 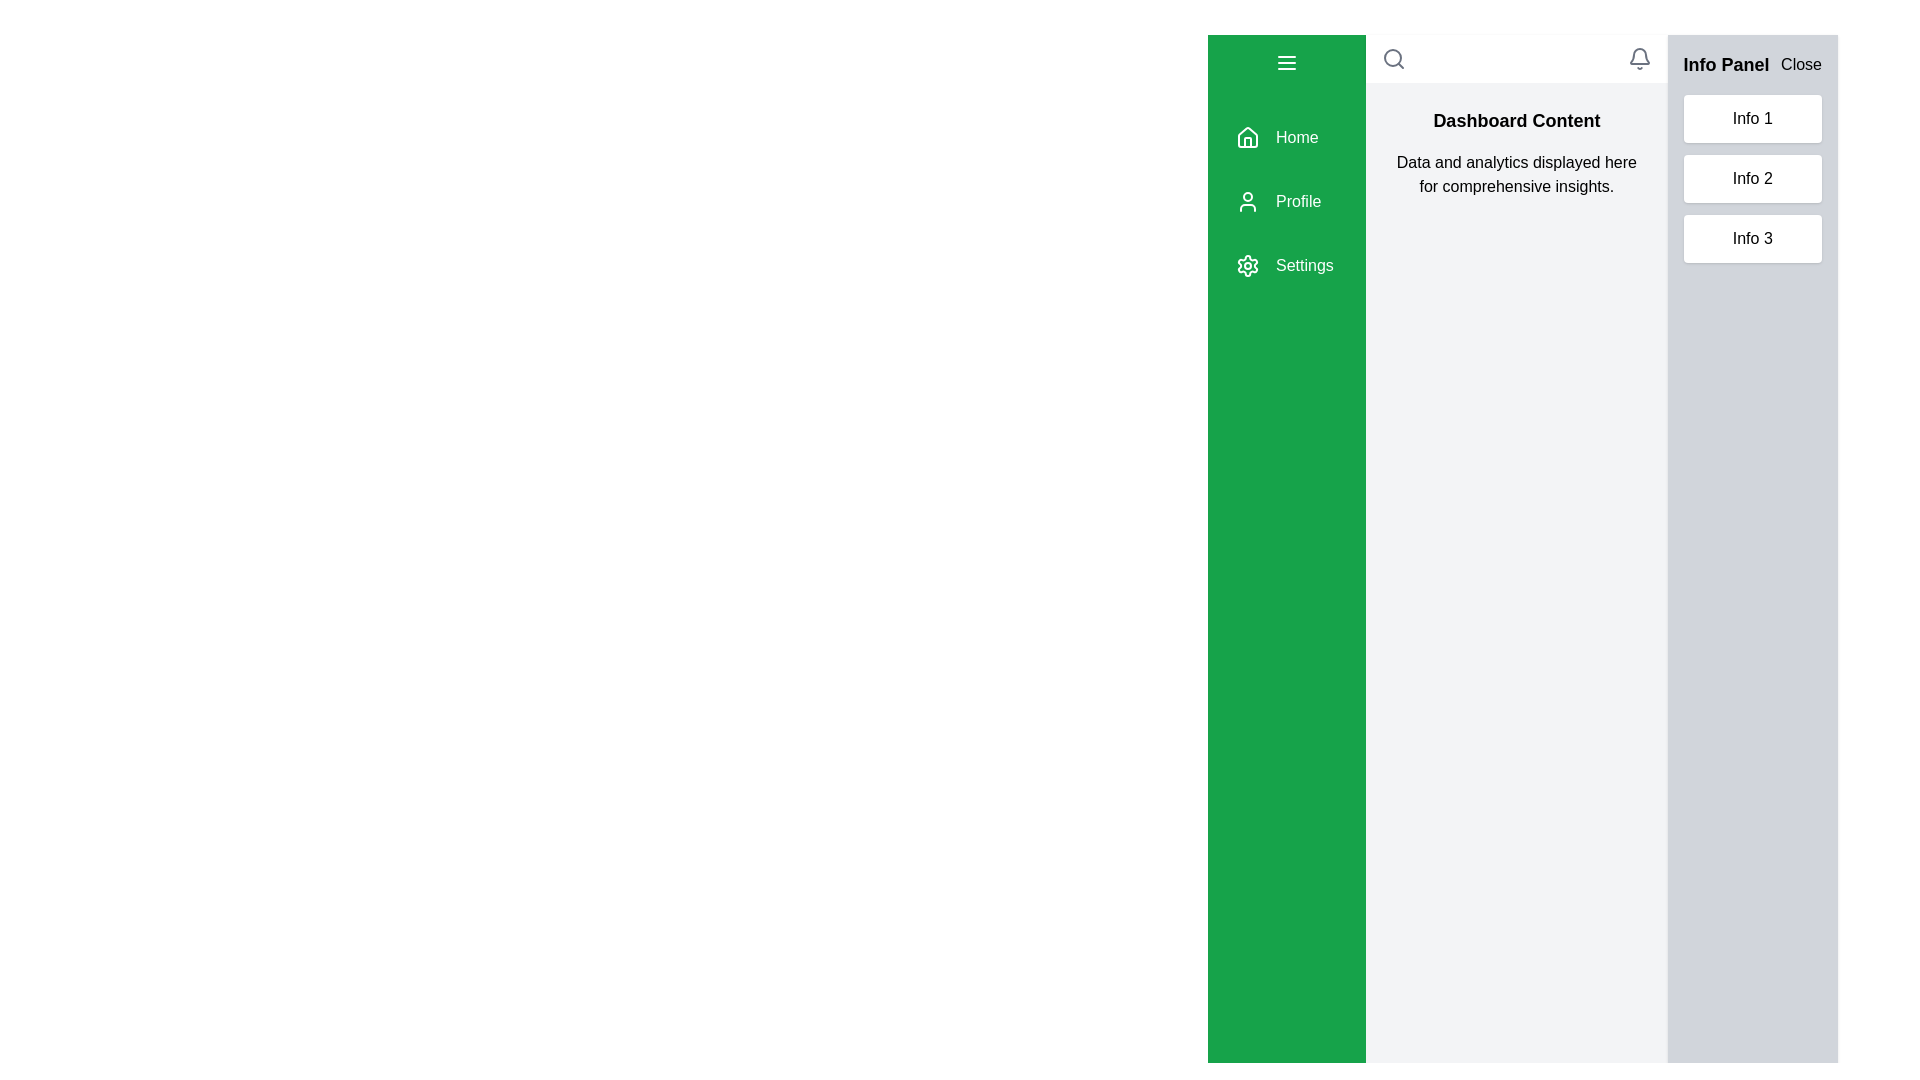 What do you see at coordinates (1296, 137) in the screenshot?
I see `the 'Home' navigation text label located in the left sidebar, positioned above the 'Profile' and 'Settings' items` at bounding box center [1296, 137].